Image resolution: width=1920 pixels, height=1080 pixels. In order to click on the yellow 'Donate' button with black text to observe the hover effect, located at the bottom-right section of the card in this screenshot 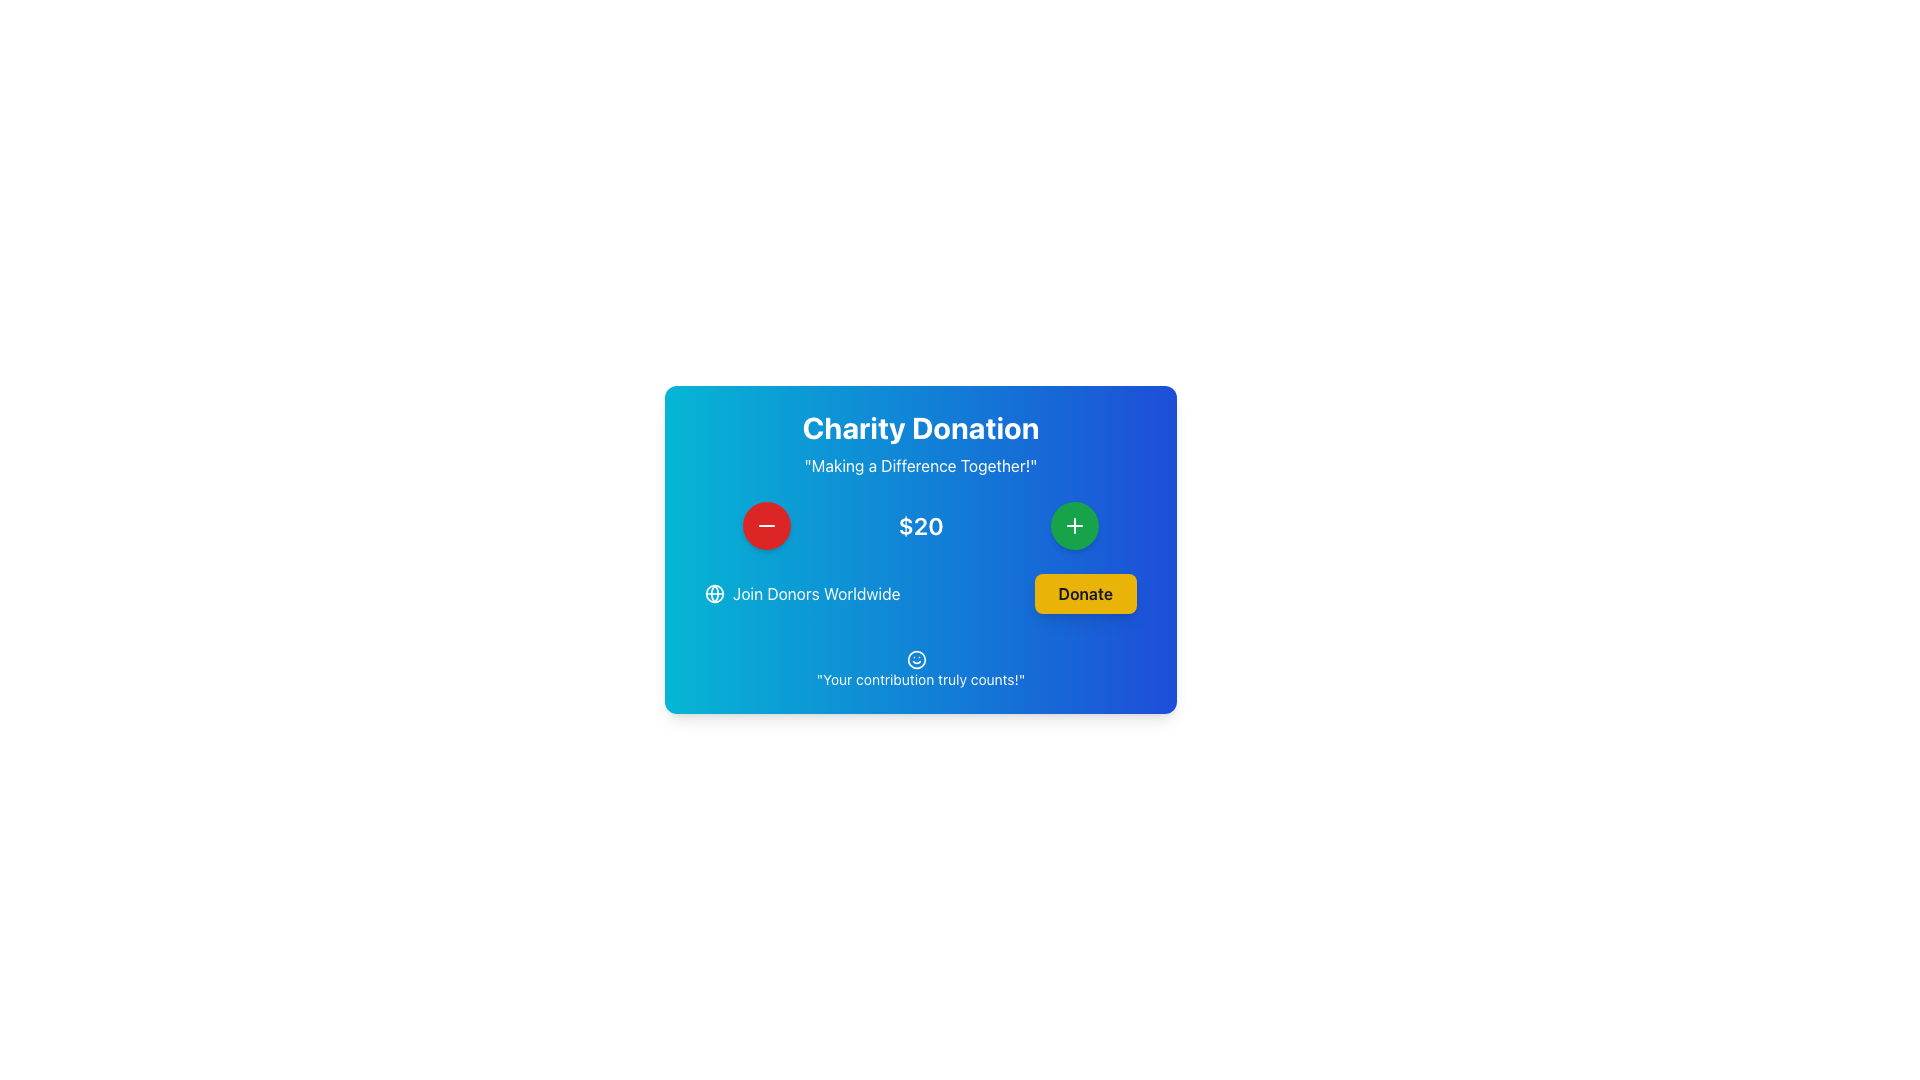, I will do `click(1084, 593)`.